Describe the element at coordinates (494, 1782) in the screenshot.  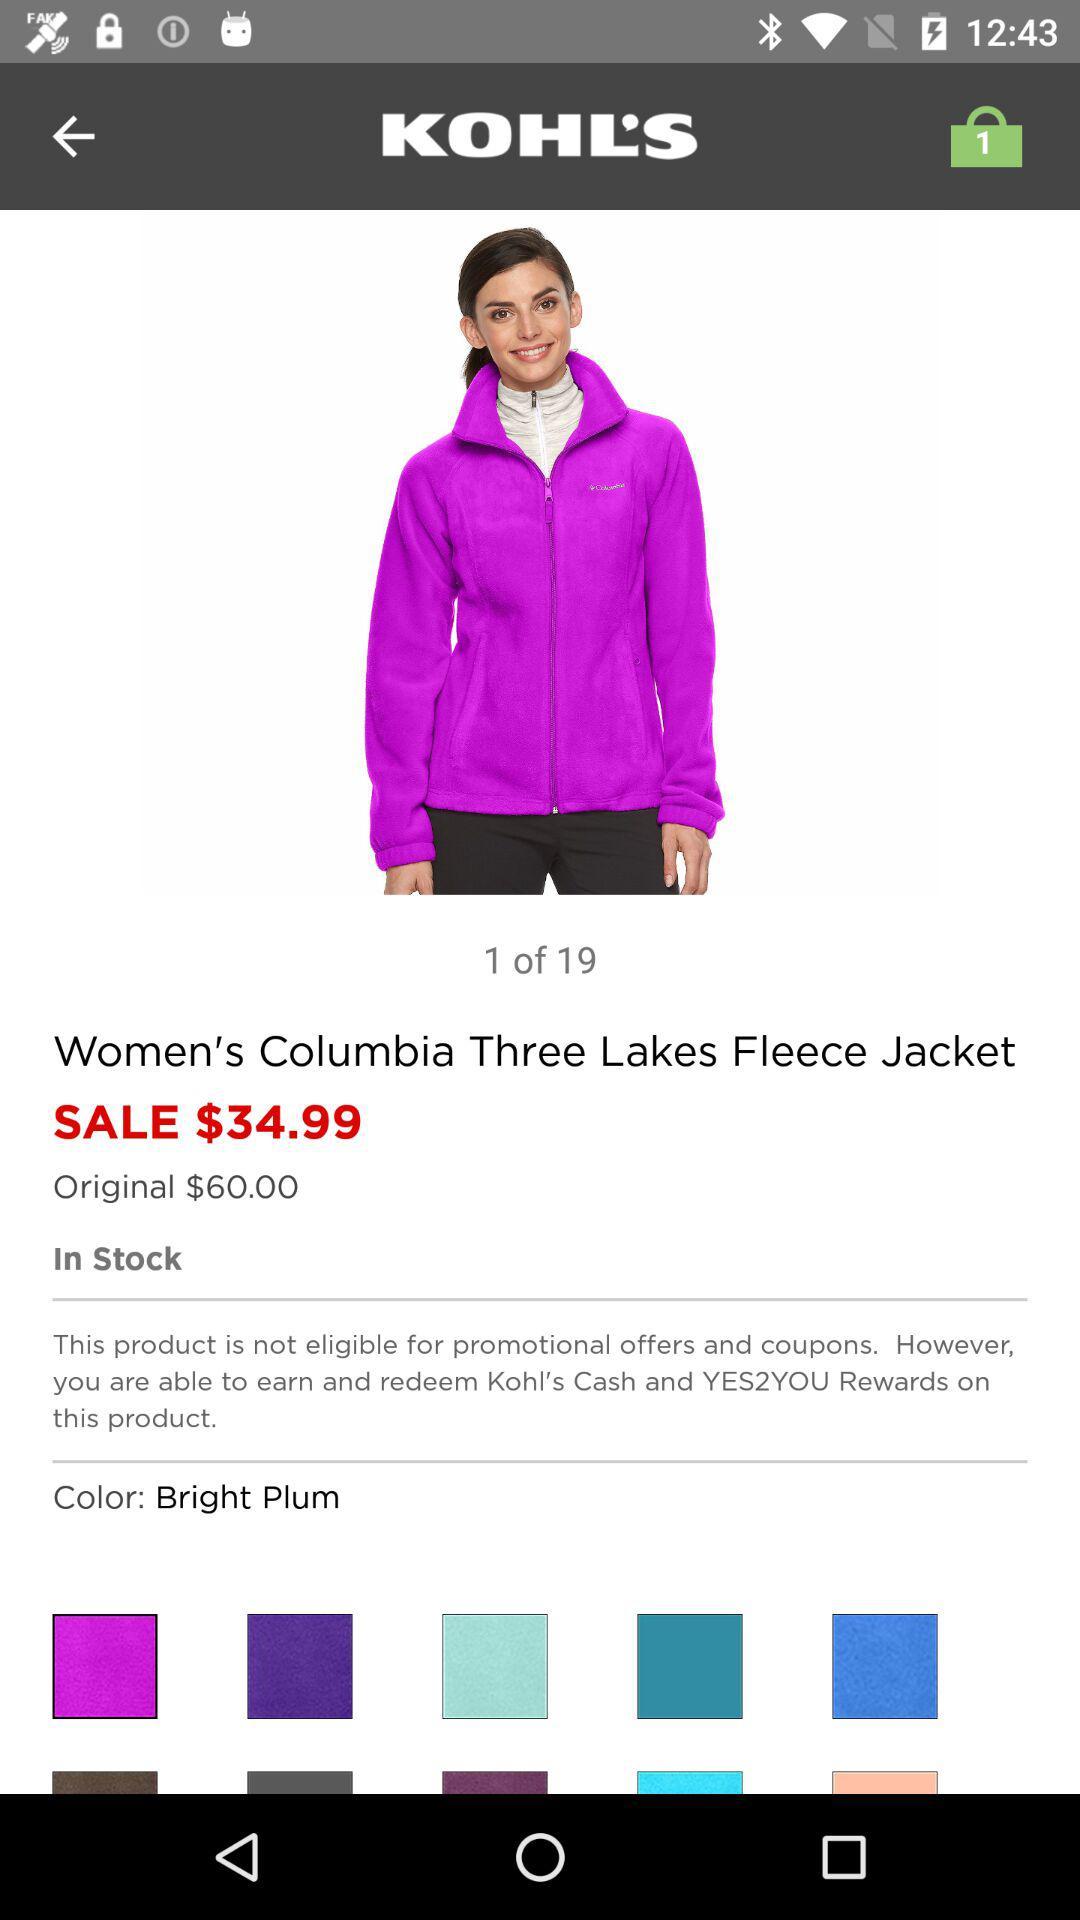
I see `item color` at that location.